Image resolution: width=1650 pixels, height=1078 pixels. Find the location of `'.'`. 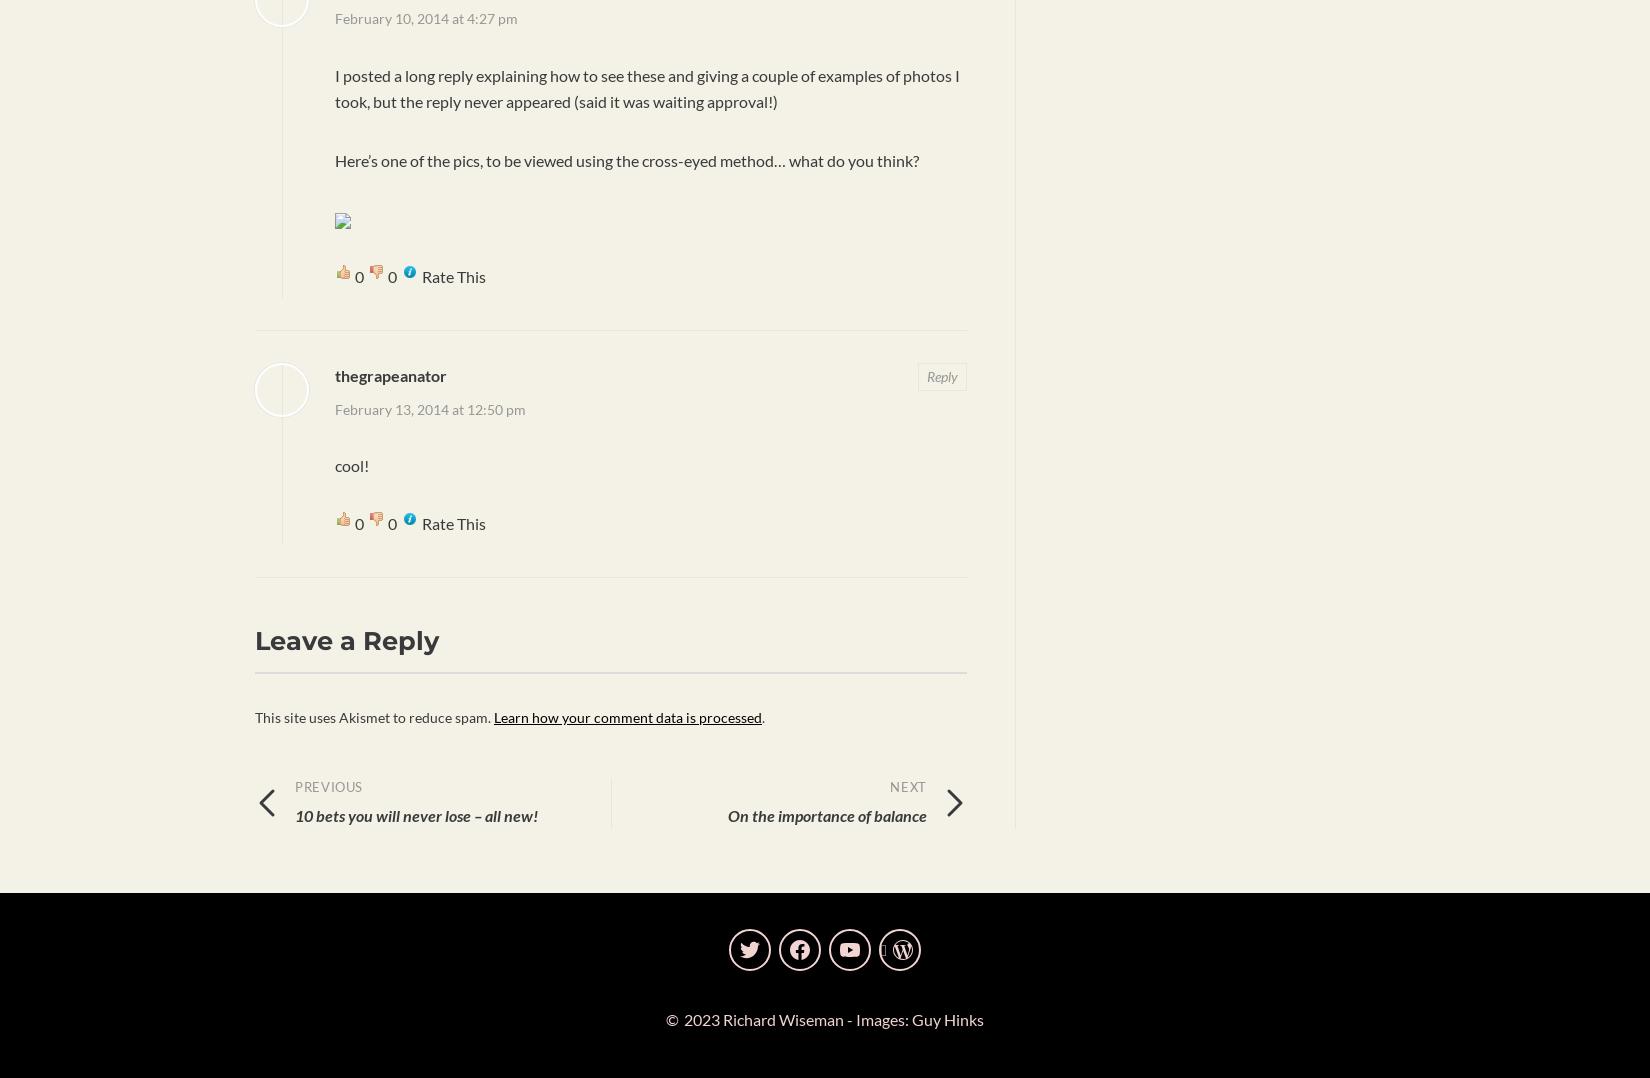

'.' is located at coordinates (762, 716).